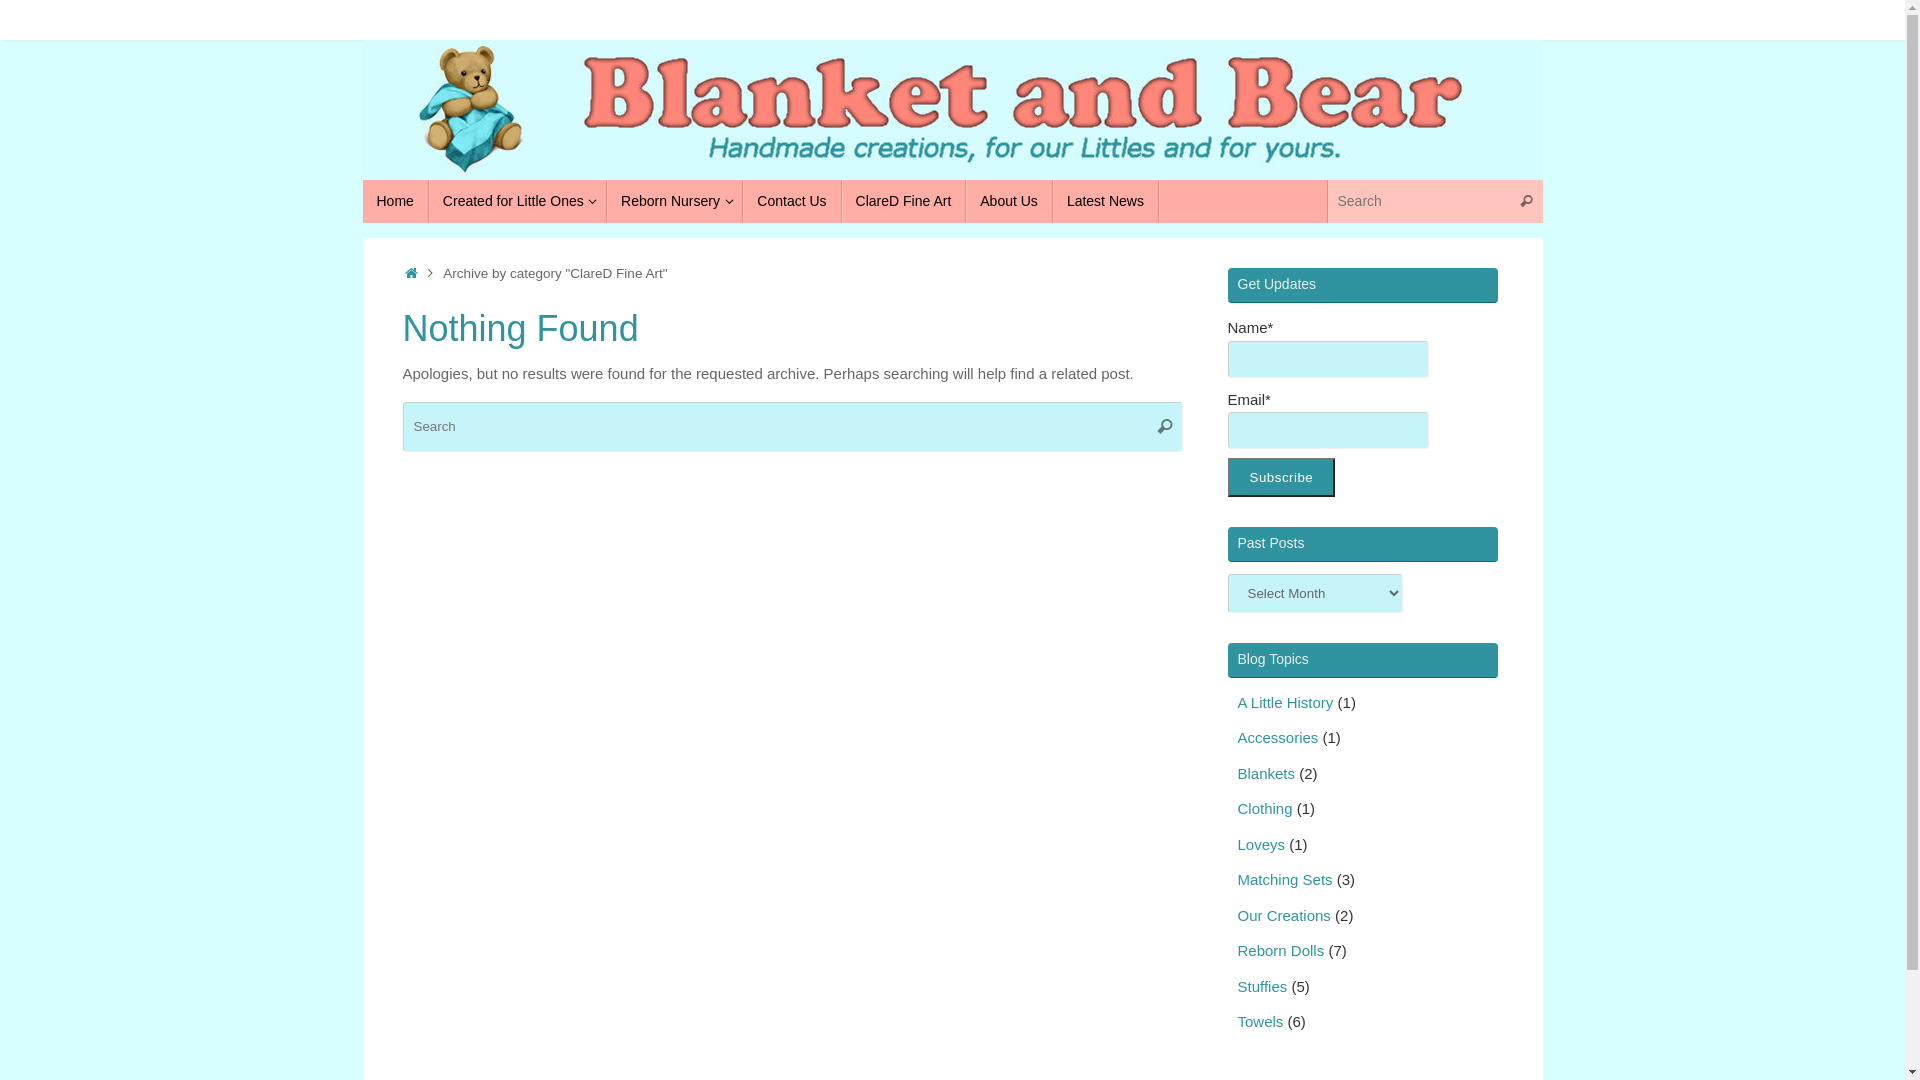 The height and width of the screenshot is (1080, 1920). Describe the element at coordinates (1104, 201) in the screenshot. I see `'Latest News'` at that location.